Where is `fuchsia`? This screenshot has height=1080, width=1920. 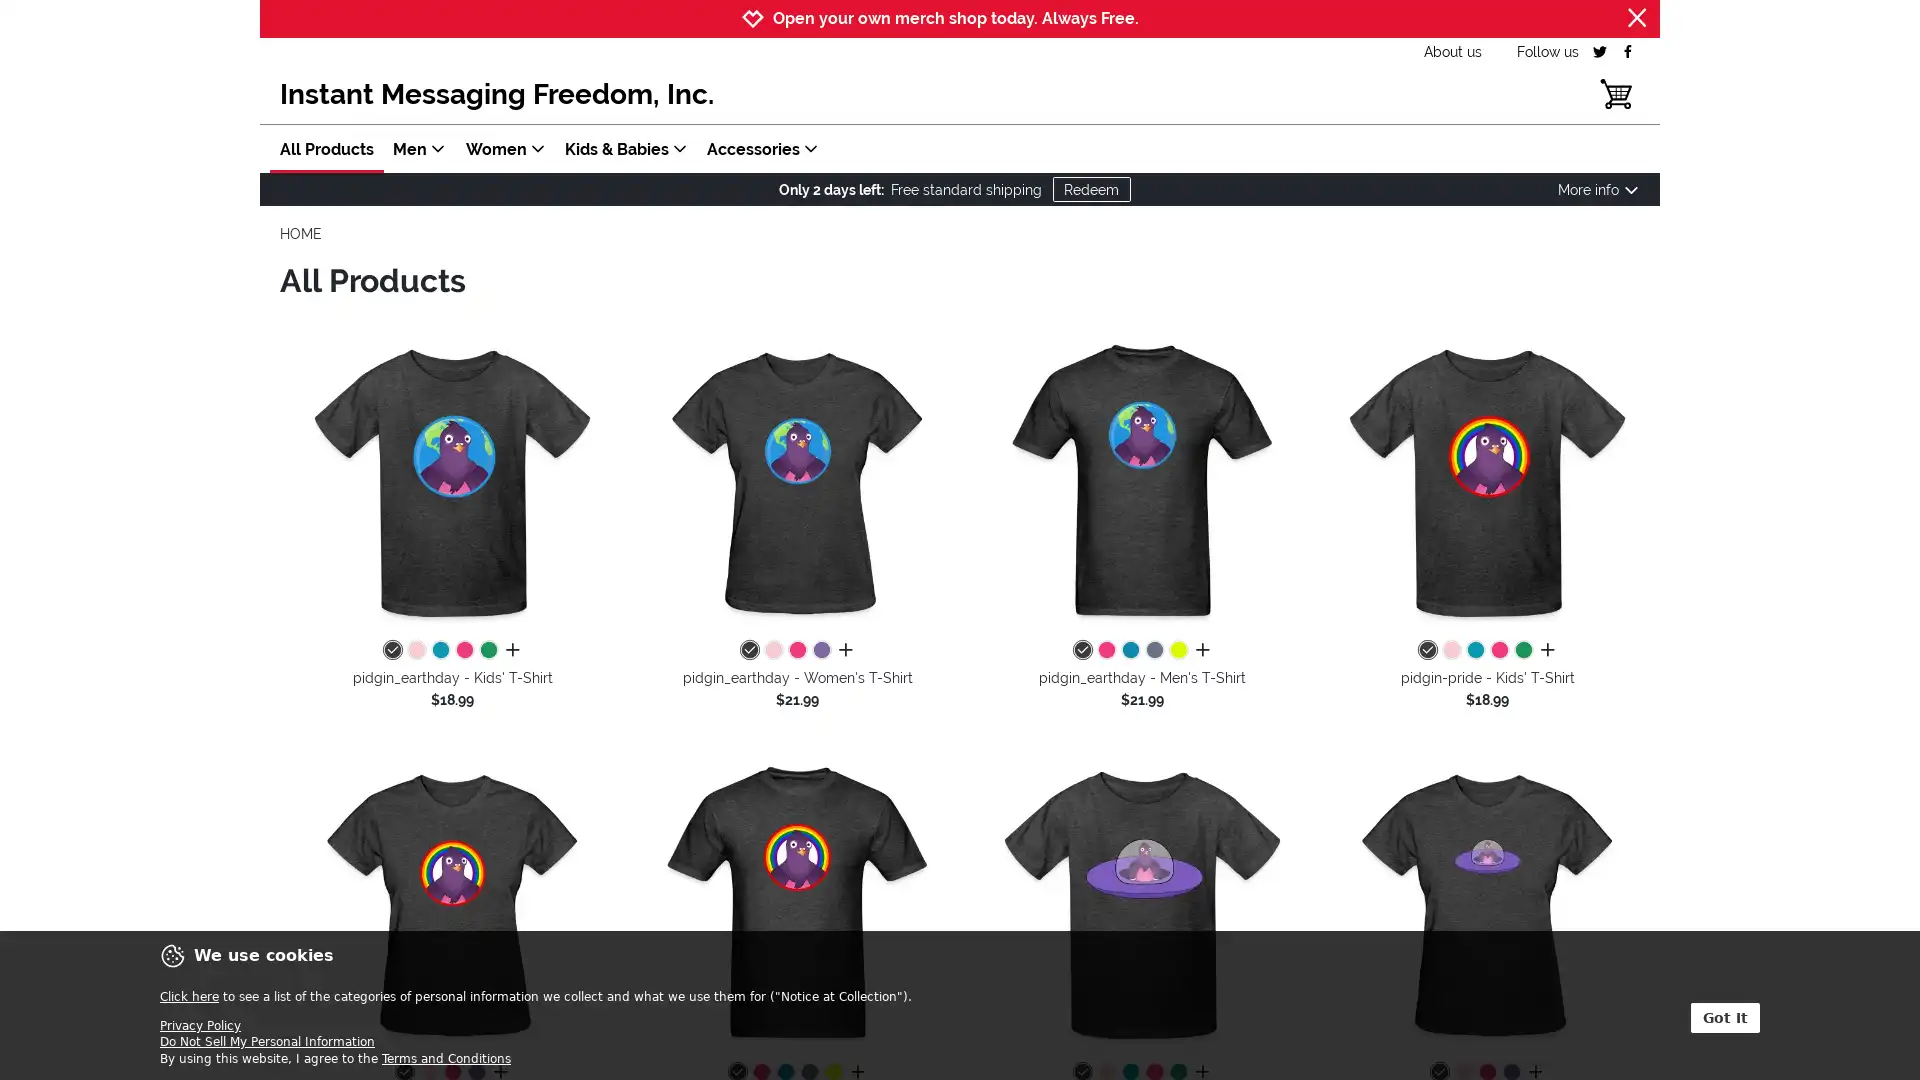 fuchsia is located at coordinates (463, 651).